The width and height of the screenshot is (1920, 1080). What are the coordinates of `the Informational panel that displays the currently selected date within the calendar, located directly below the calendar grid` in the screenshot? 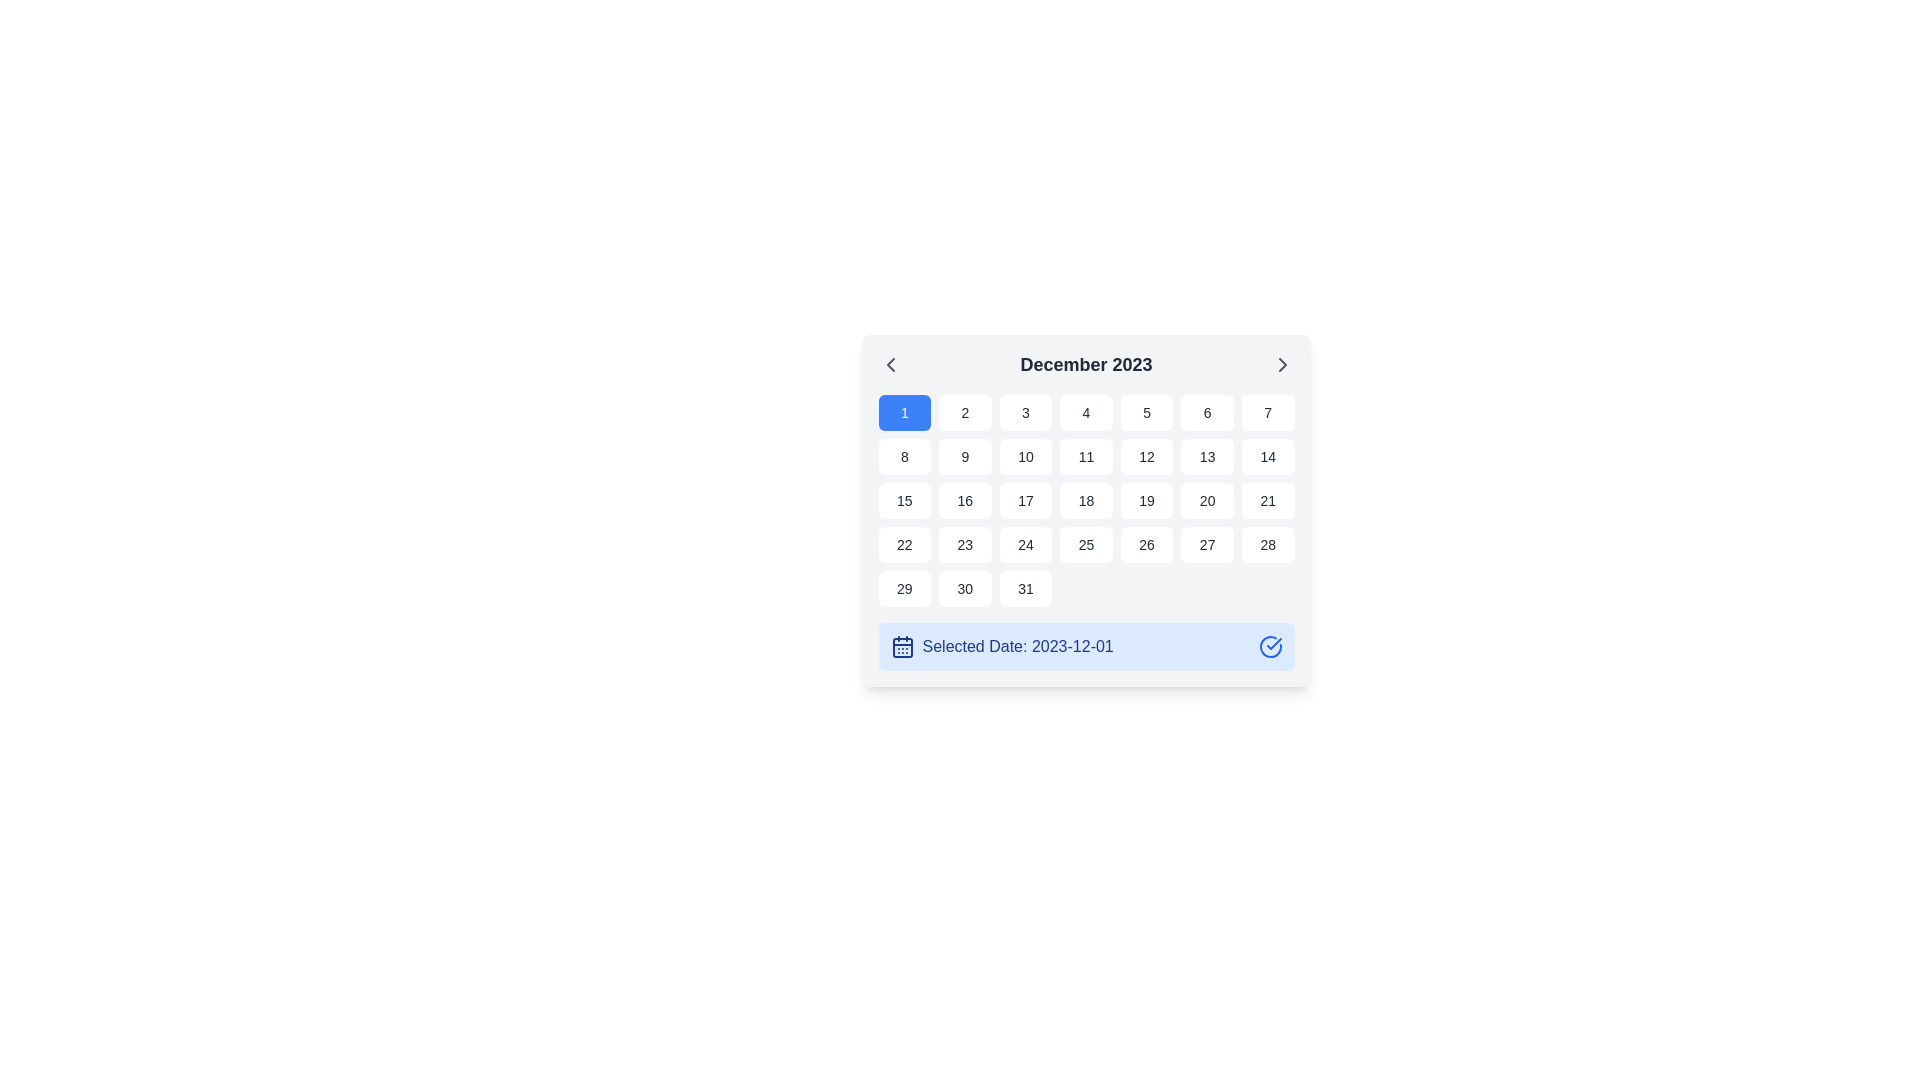 It's located at (1085, 647).